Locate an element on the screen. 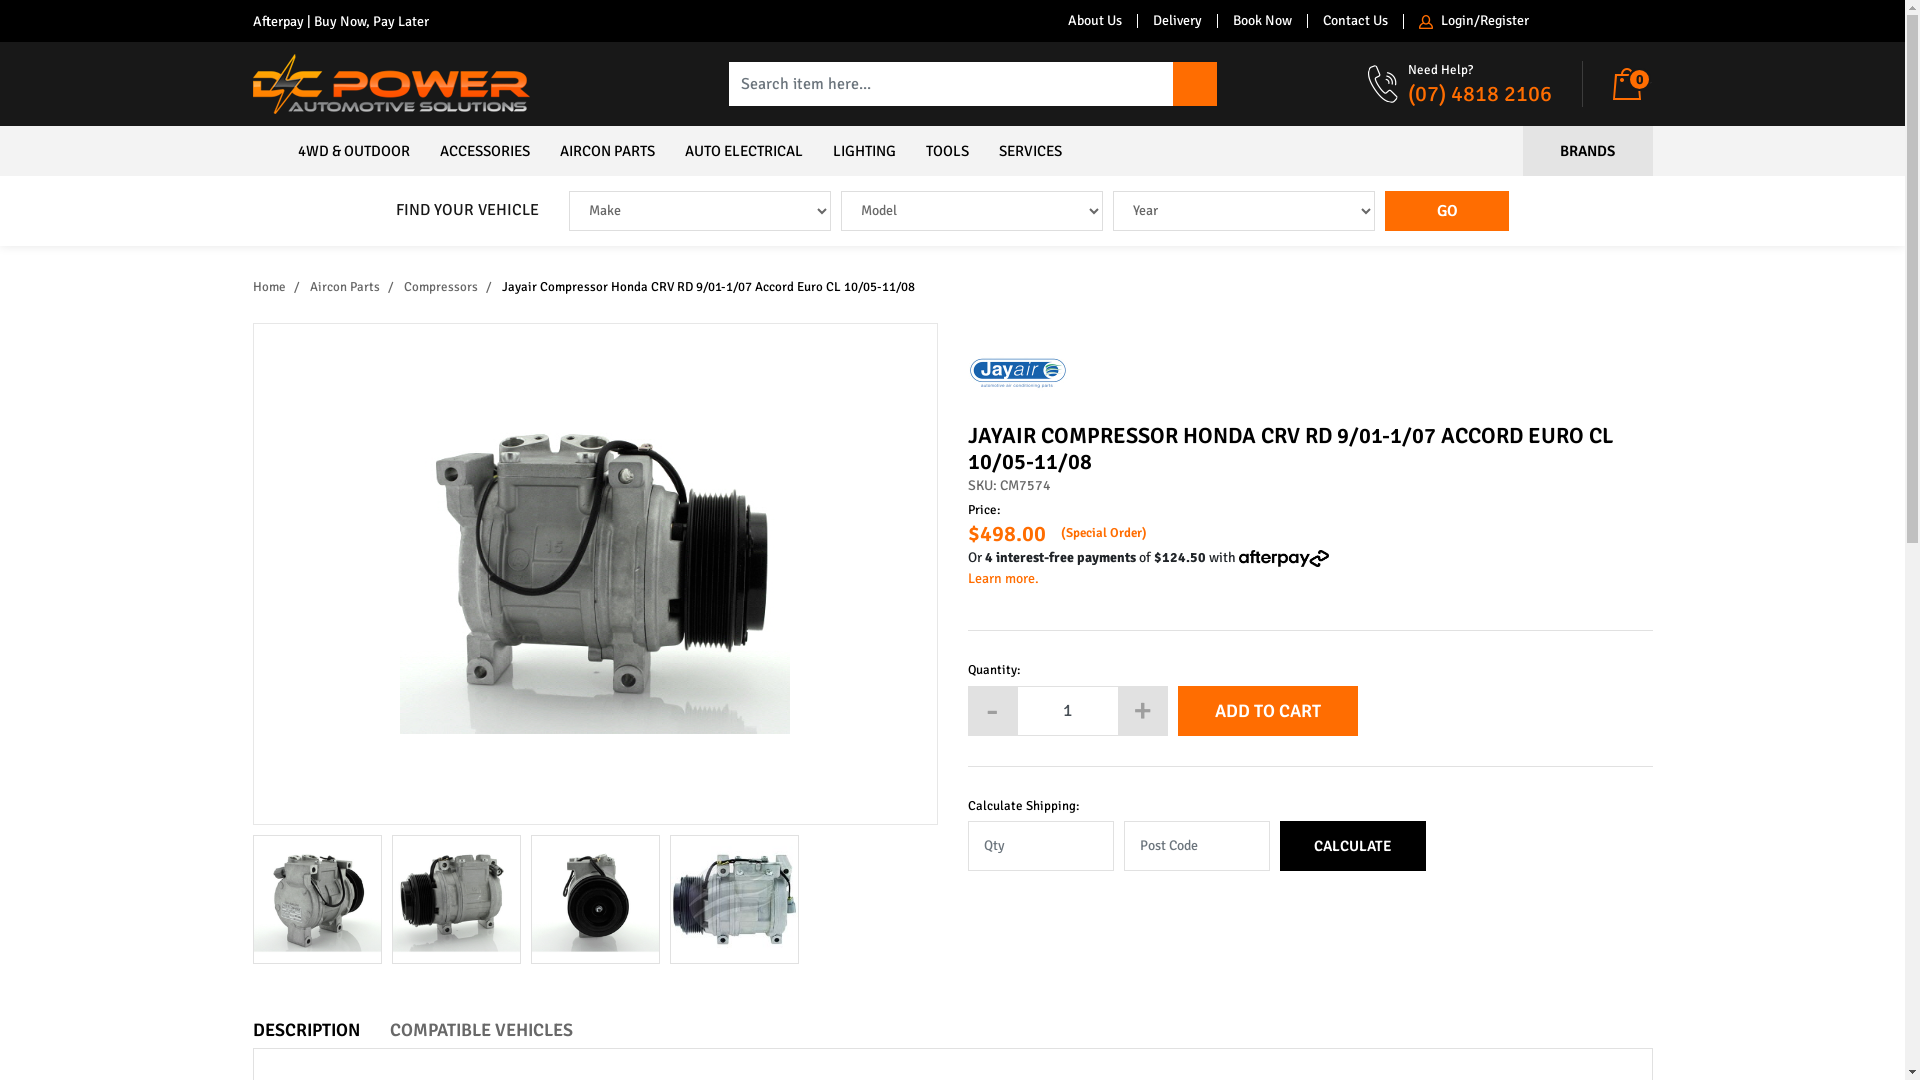  '0' is located at coordinates (1632, 83).